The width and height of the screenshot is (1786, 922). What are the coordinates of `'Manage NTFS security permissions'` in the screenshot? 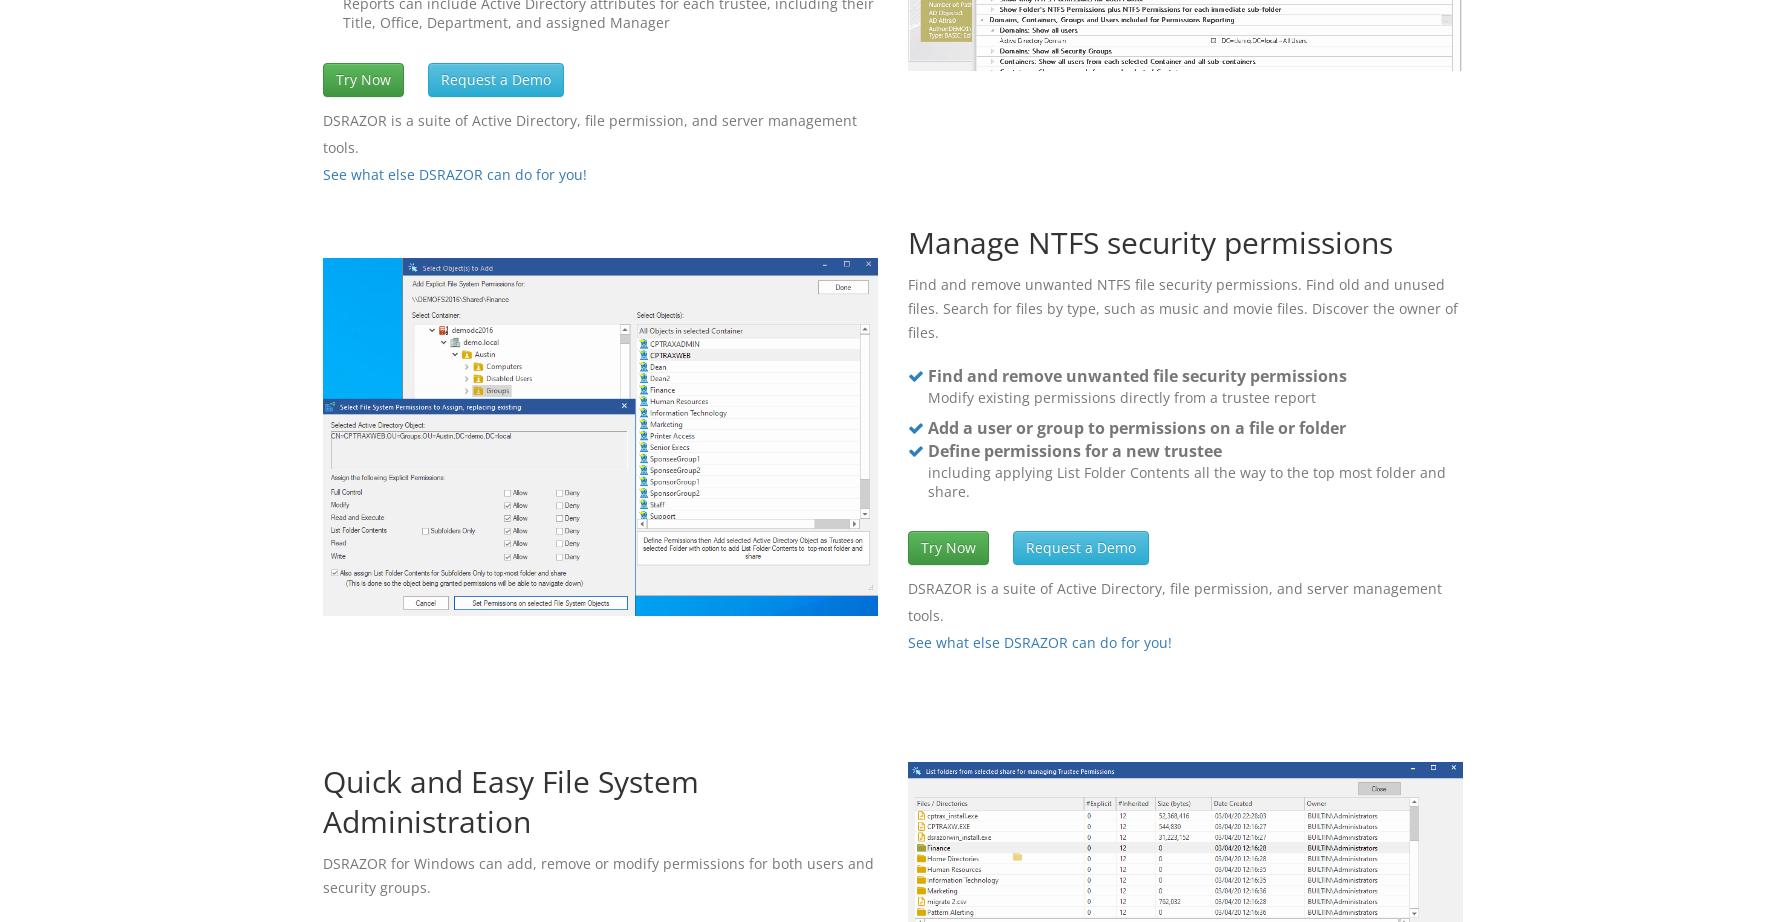 It's located at (908, 240).